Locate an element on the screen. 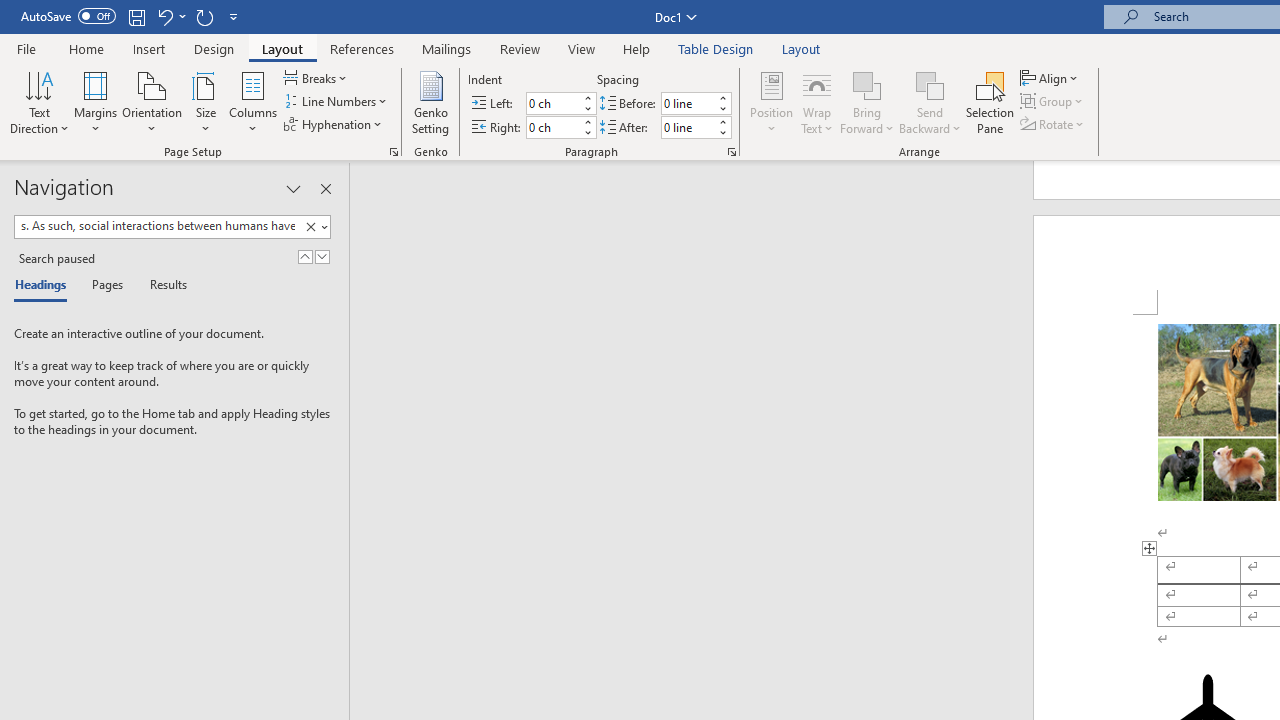 The image size is (1280, 720). 'Clear' is located at coordinates (313, 226).